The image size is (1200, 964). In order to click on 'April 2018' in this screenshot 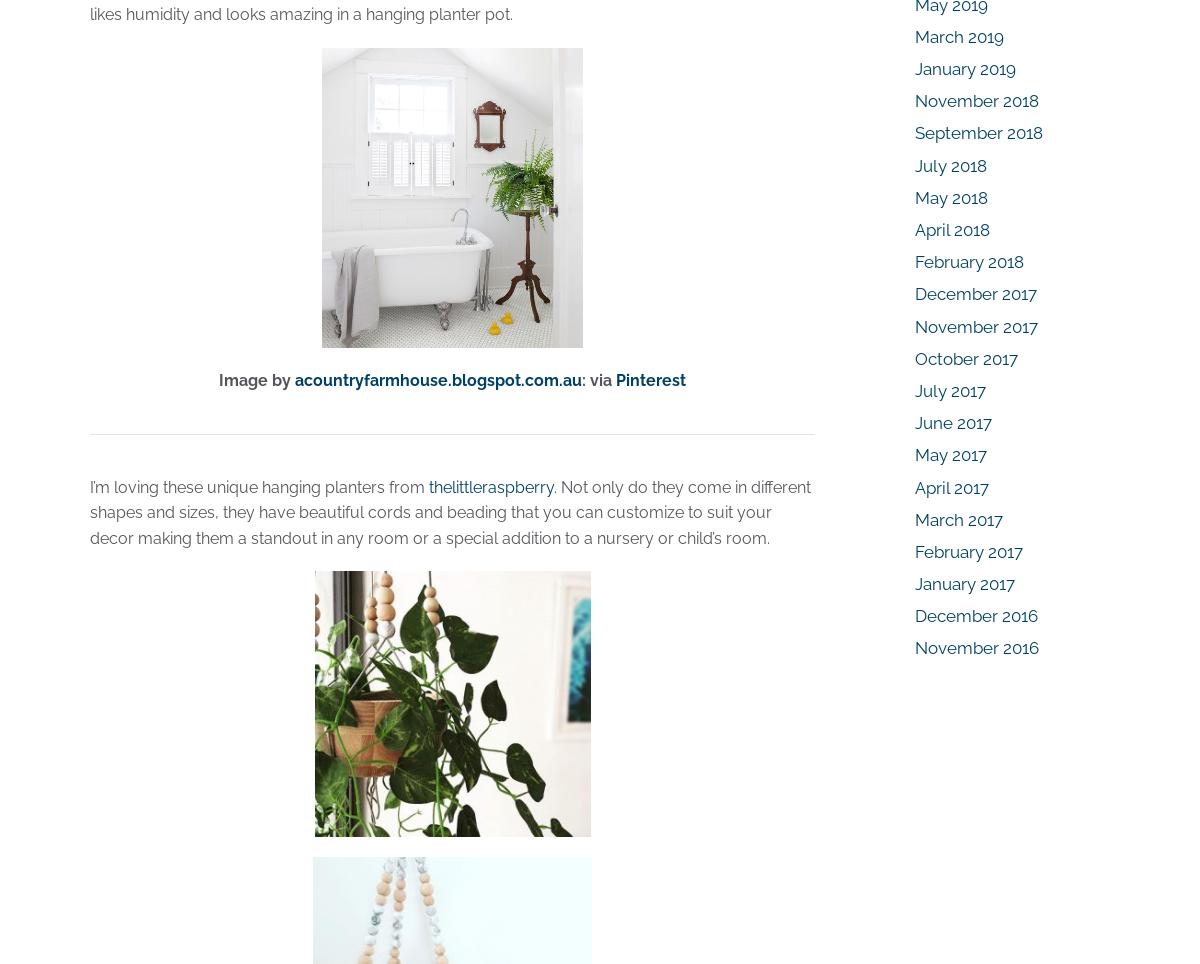, I will do `click(952, 230)`.